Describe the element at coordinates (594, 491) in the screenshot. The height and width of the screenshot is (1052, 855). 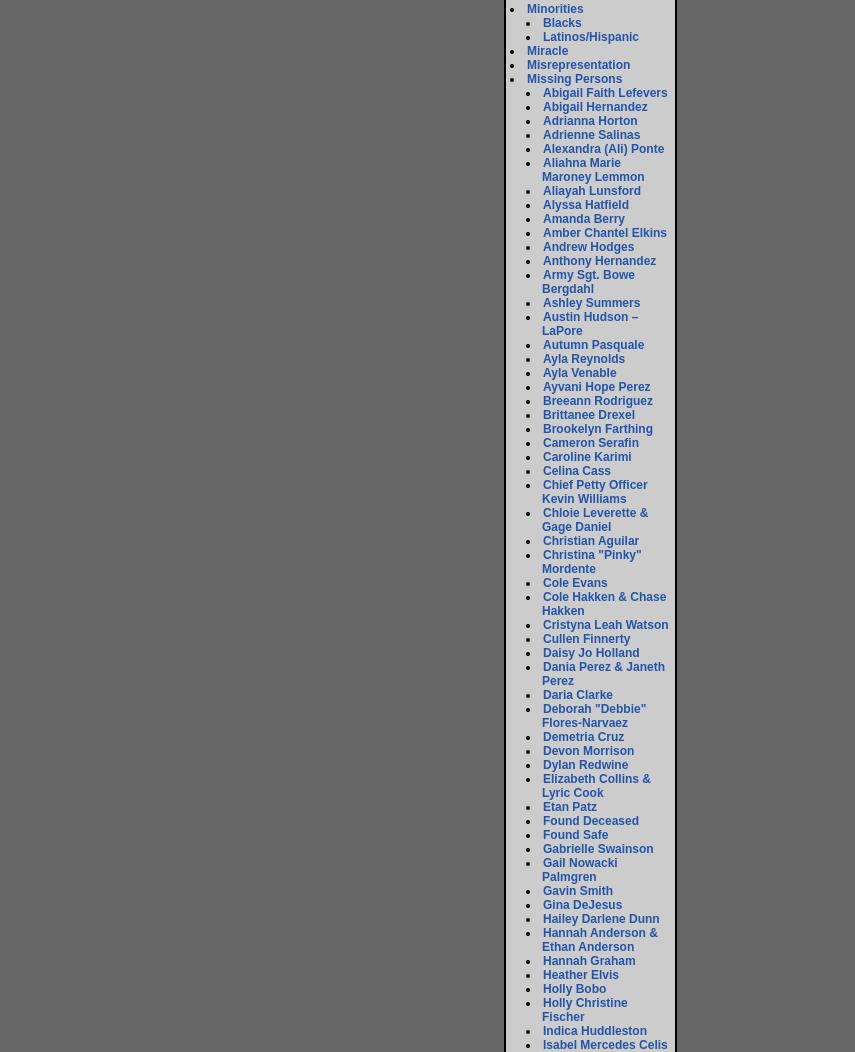
I see `'Chief Petty Officer Kevin Williams'` at that location.